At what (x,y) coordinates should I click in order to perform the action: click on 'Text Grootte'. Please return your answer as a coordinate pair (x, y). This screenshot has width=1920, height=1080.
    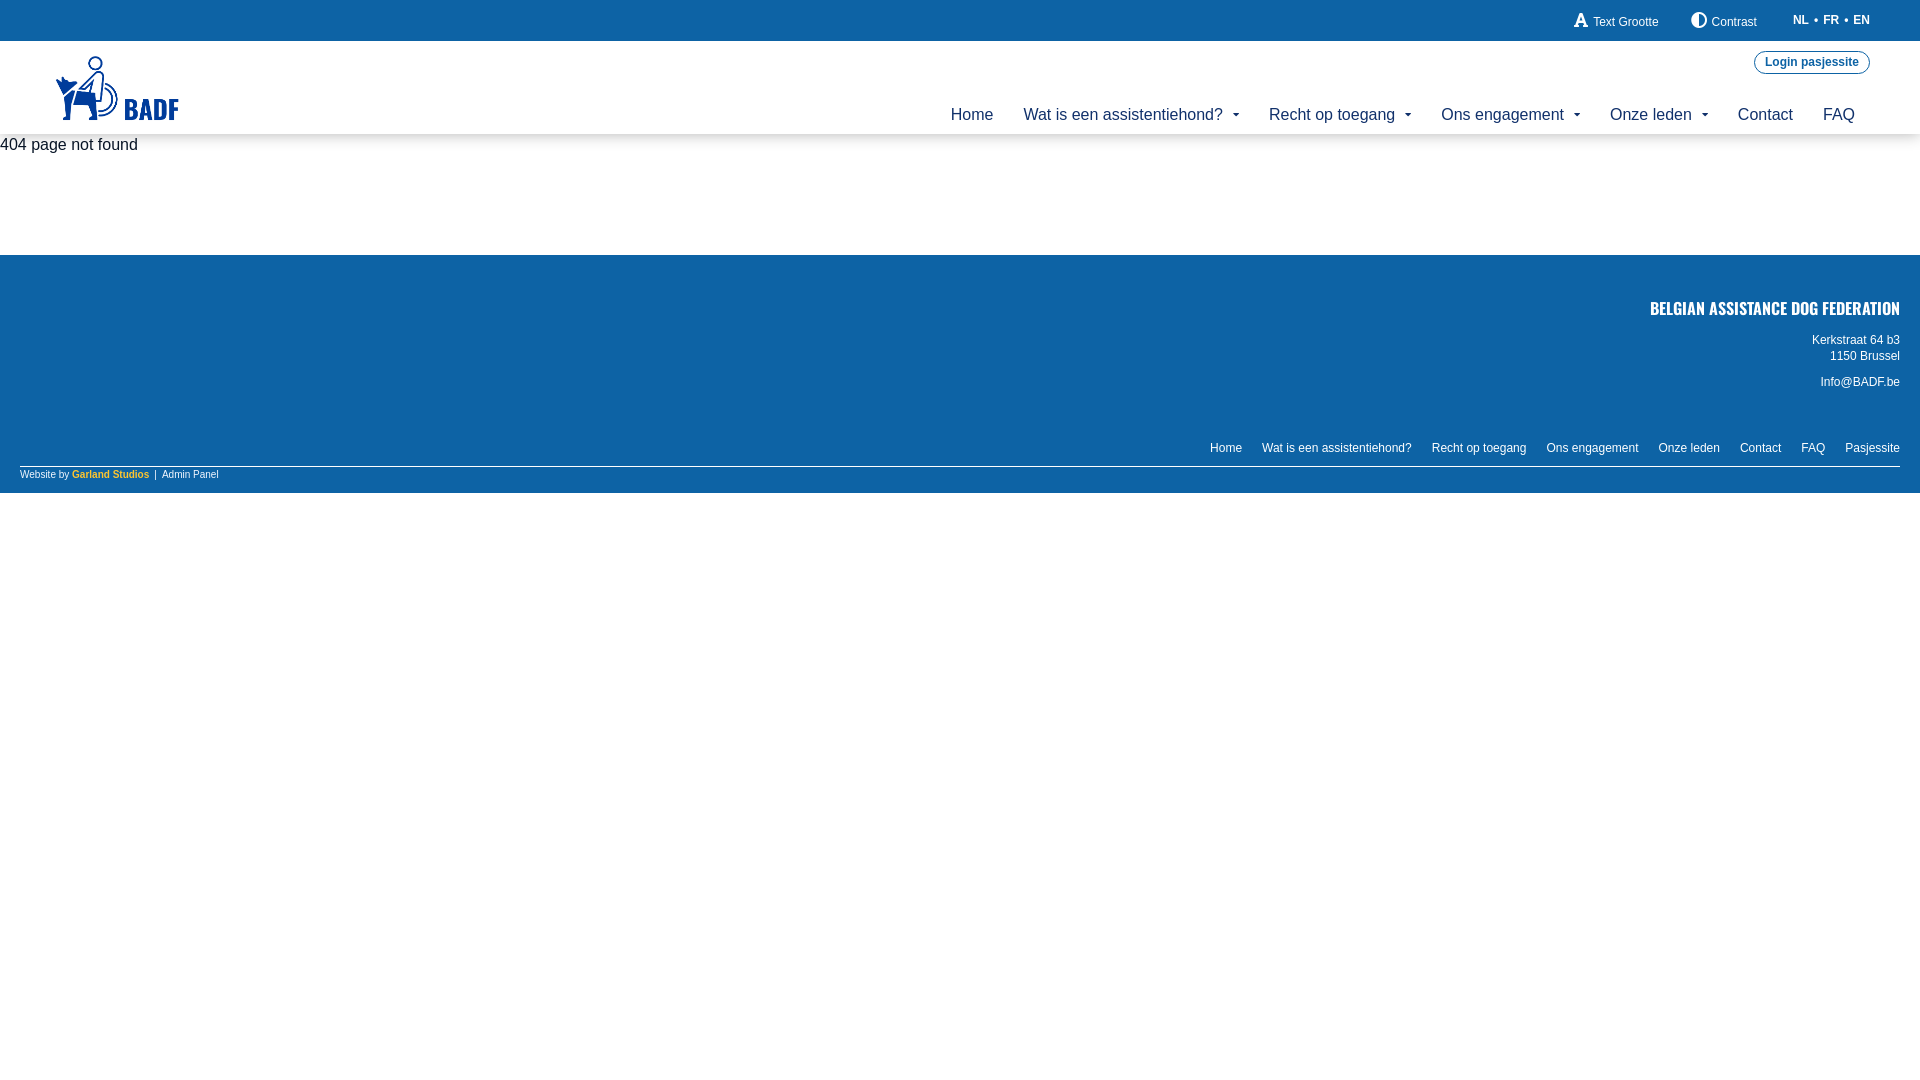
    Looking at the image, I should click on (1616, 20).